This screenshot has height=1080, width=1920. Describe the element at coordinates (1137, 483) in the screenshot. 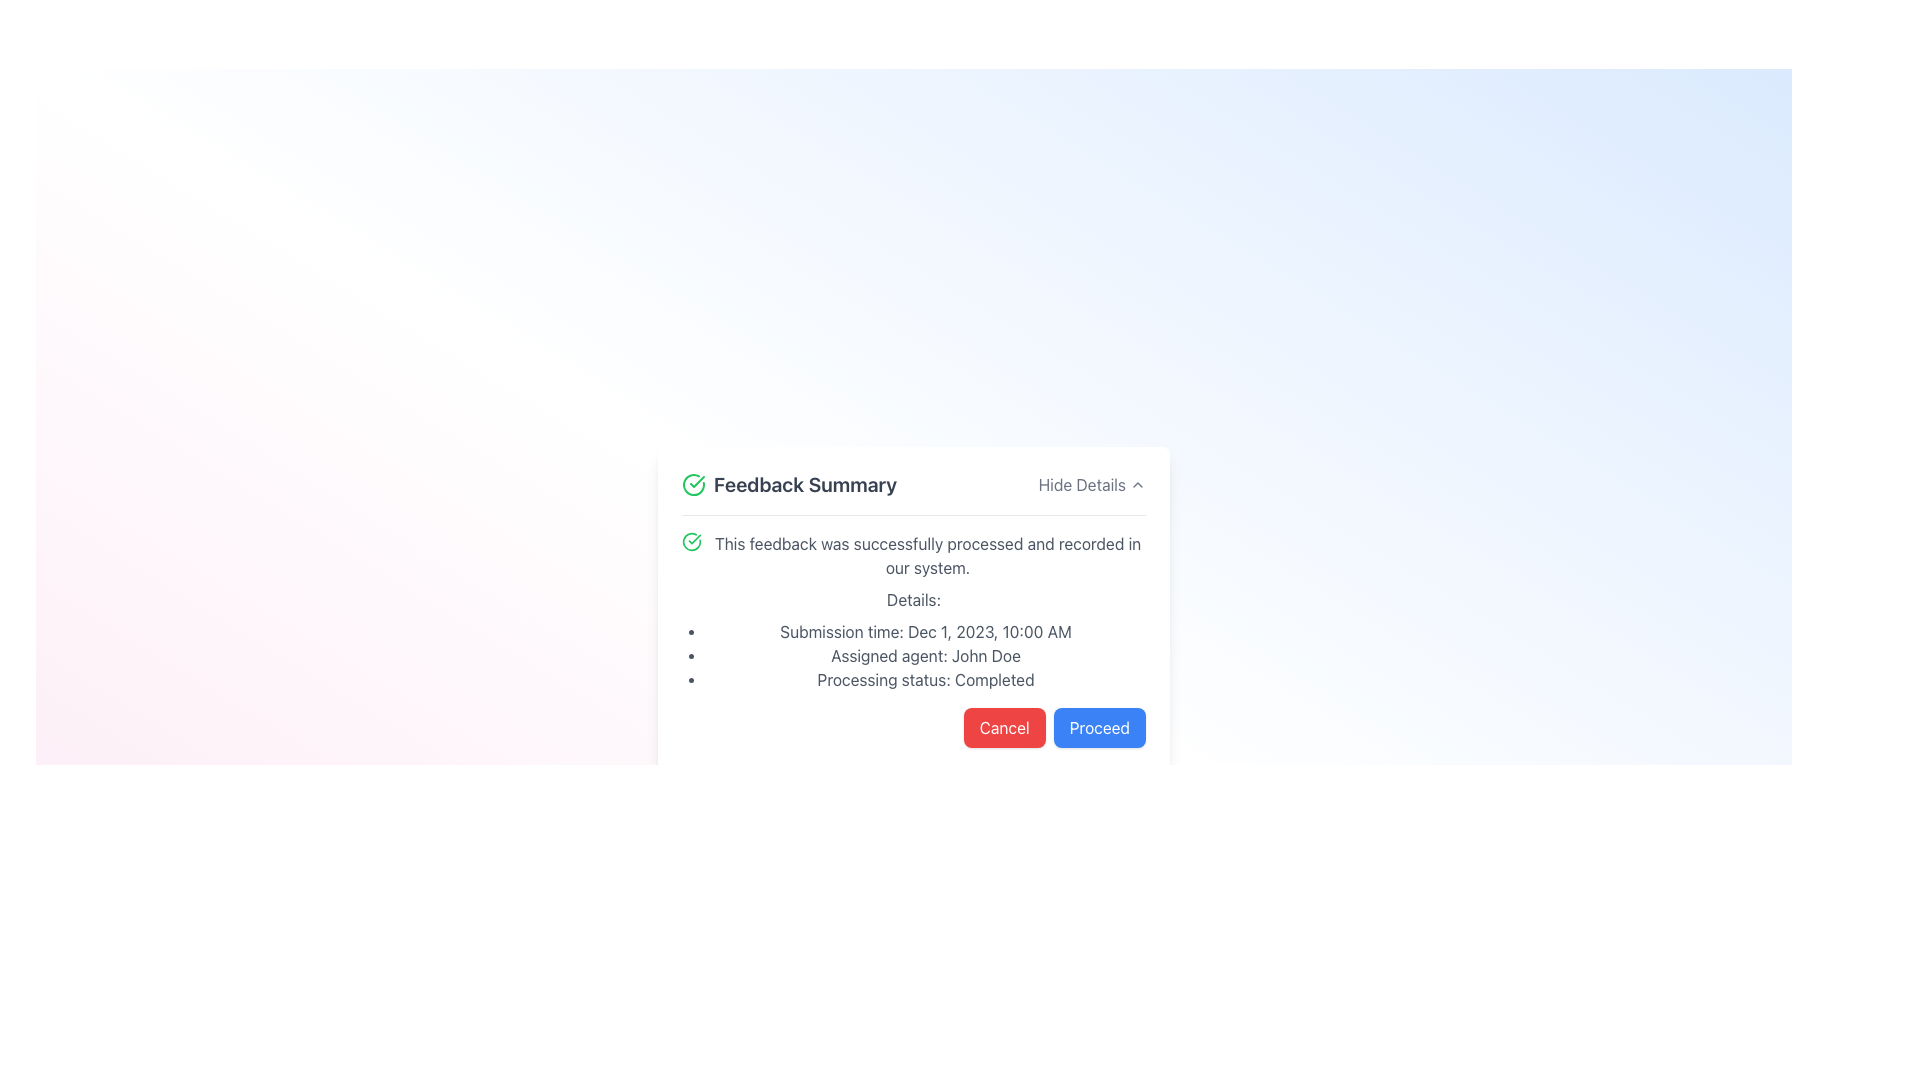

I see `the chevron button located at the top-right corner of the feedback summary box` at that location.